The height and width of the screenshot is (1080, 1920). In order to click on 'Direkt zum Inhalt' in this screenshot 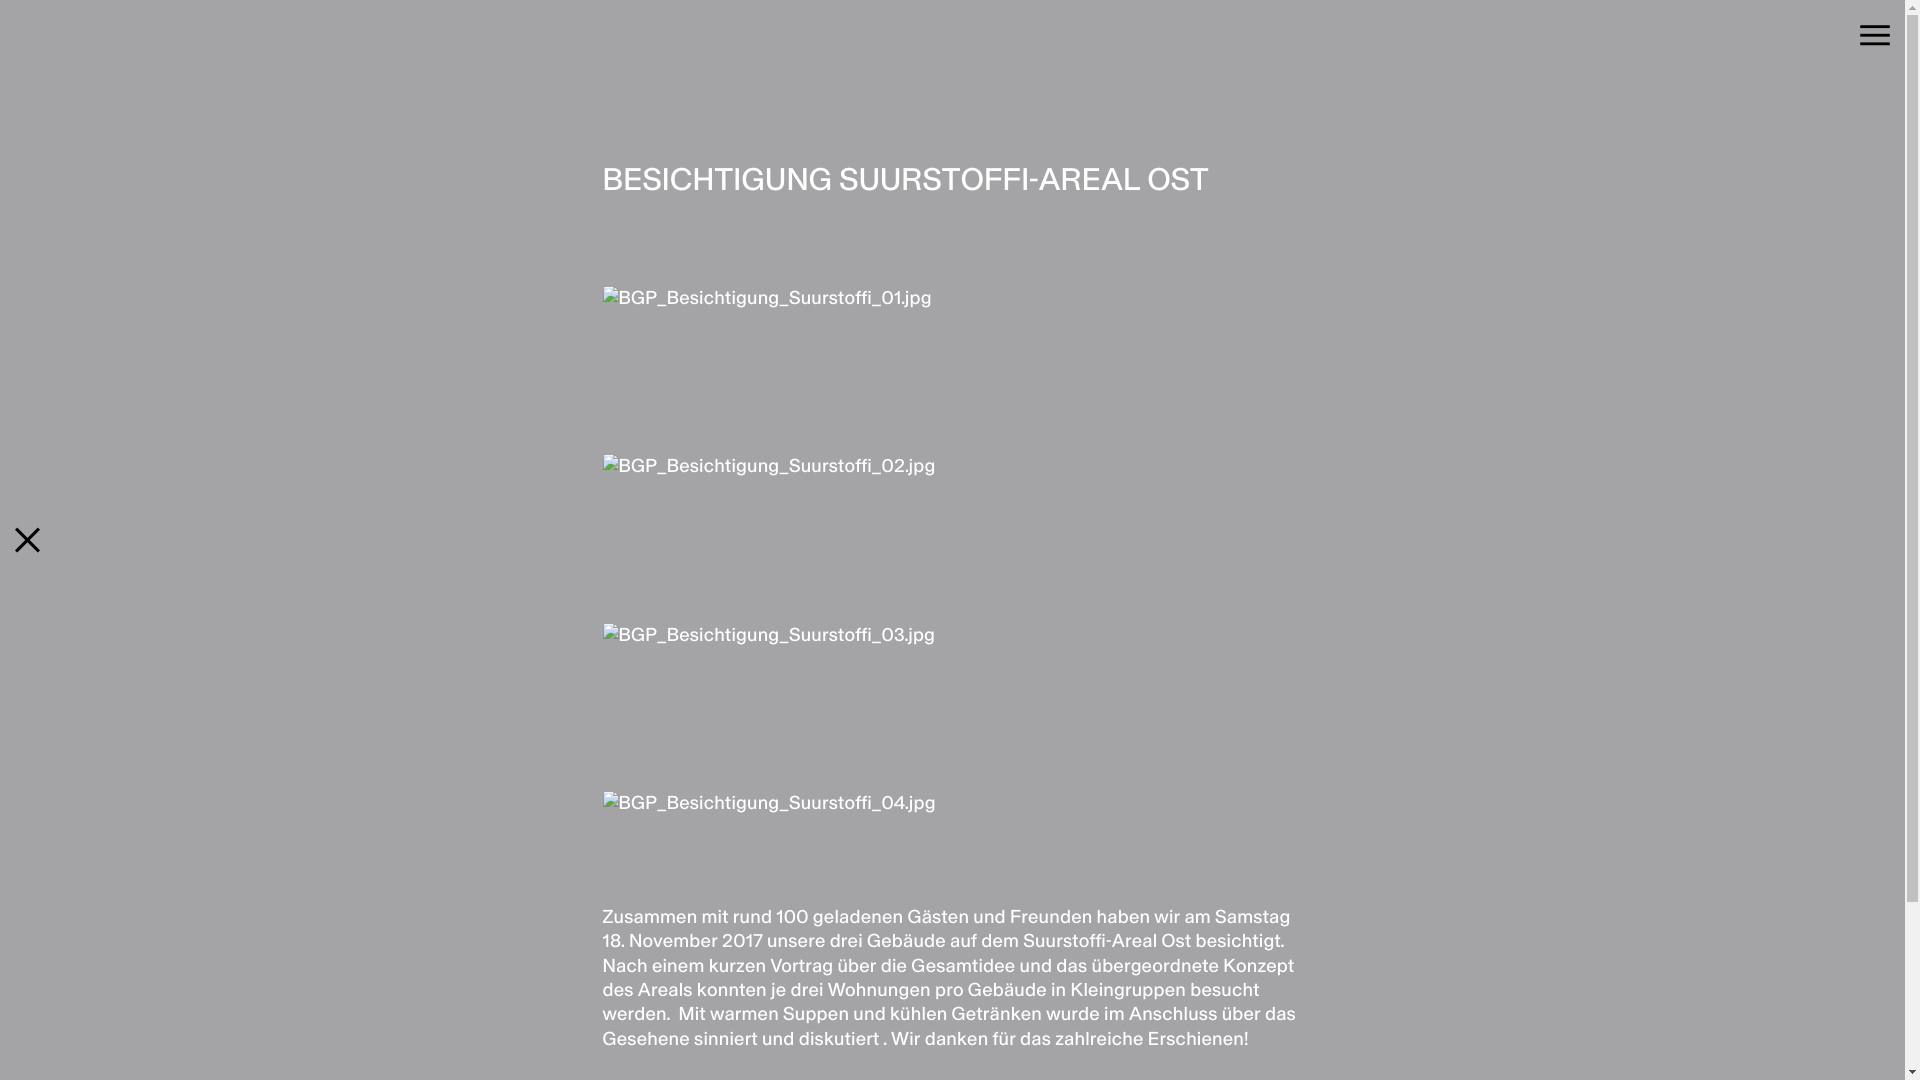, I will do `click(0, 0)`.